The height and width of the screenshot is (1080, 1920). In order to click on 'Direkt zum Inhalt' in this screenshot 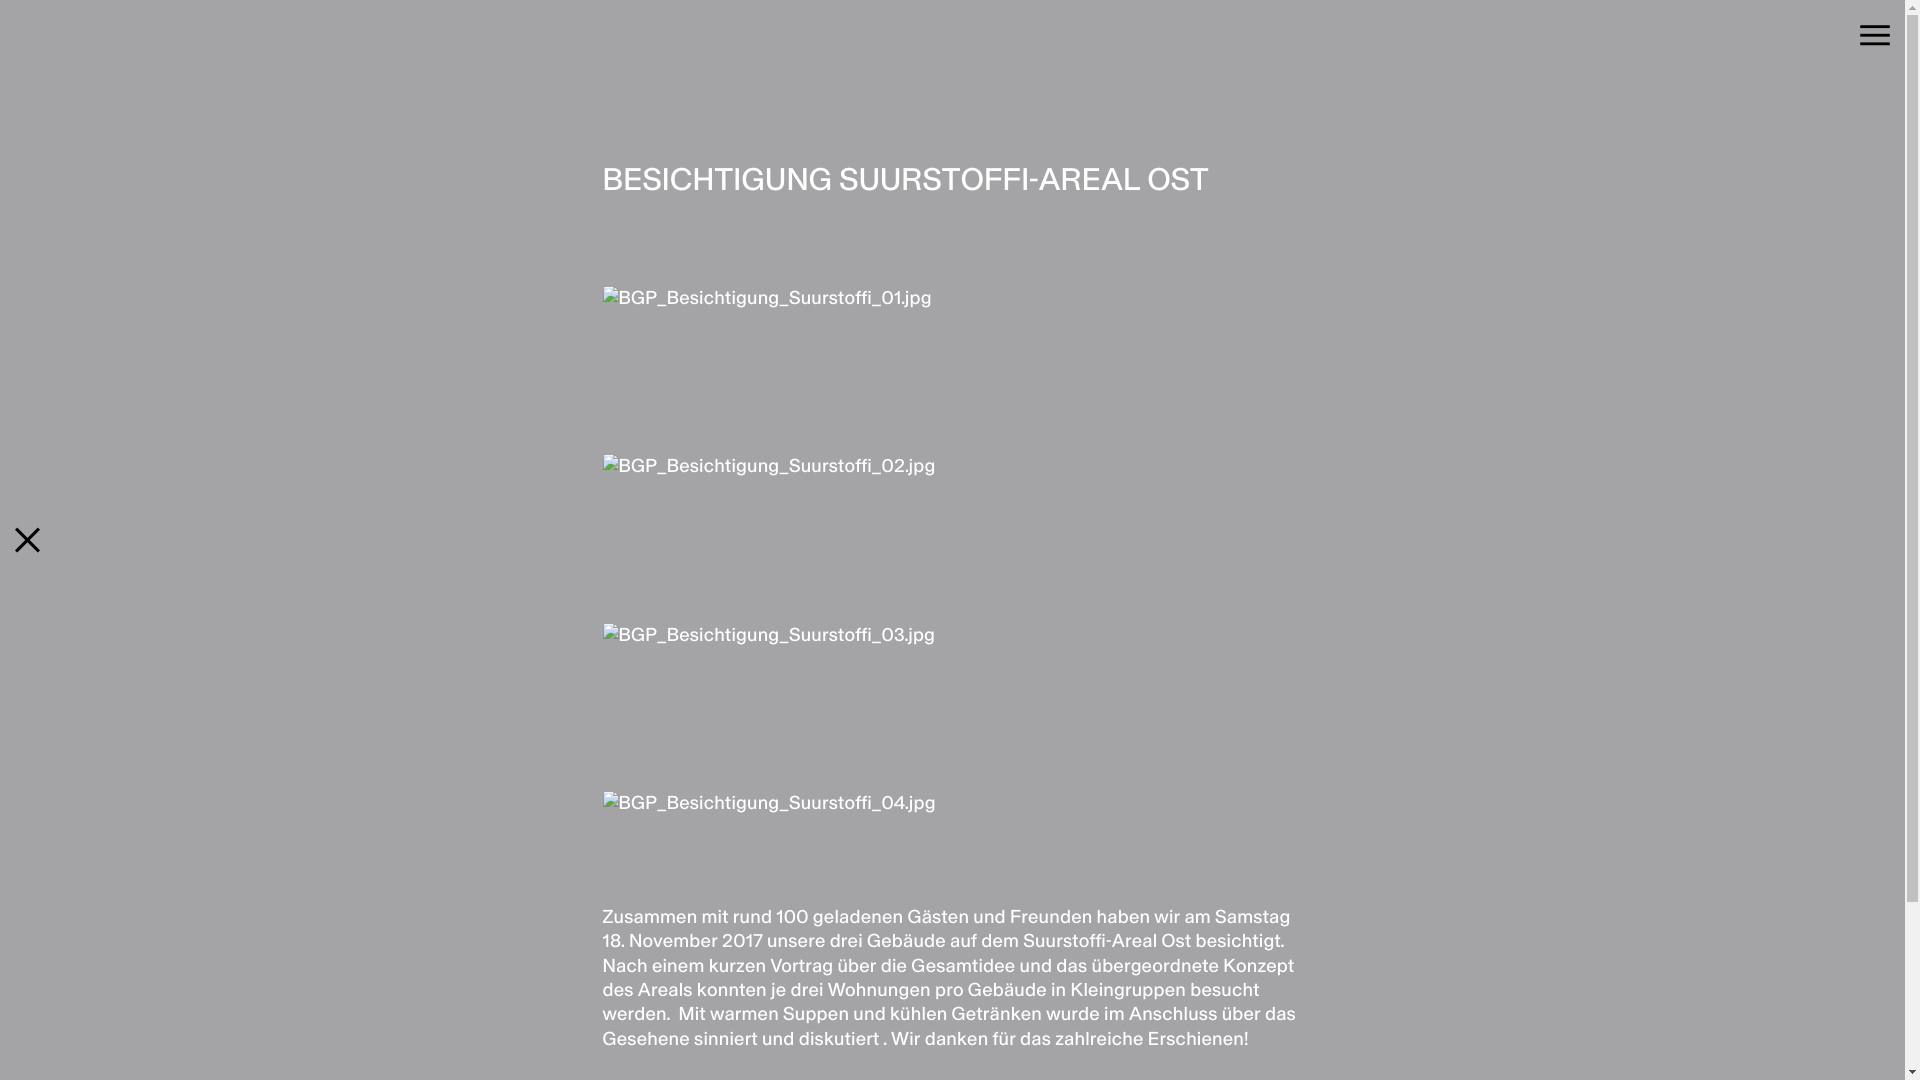, I will do `click(0, 0)`.